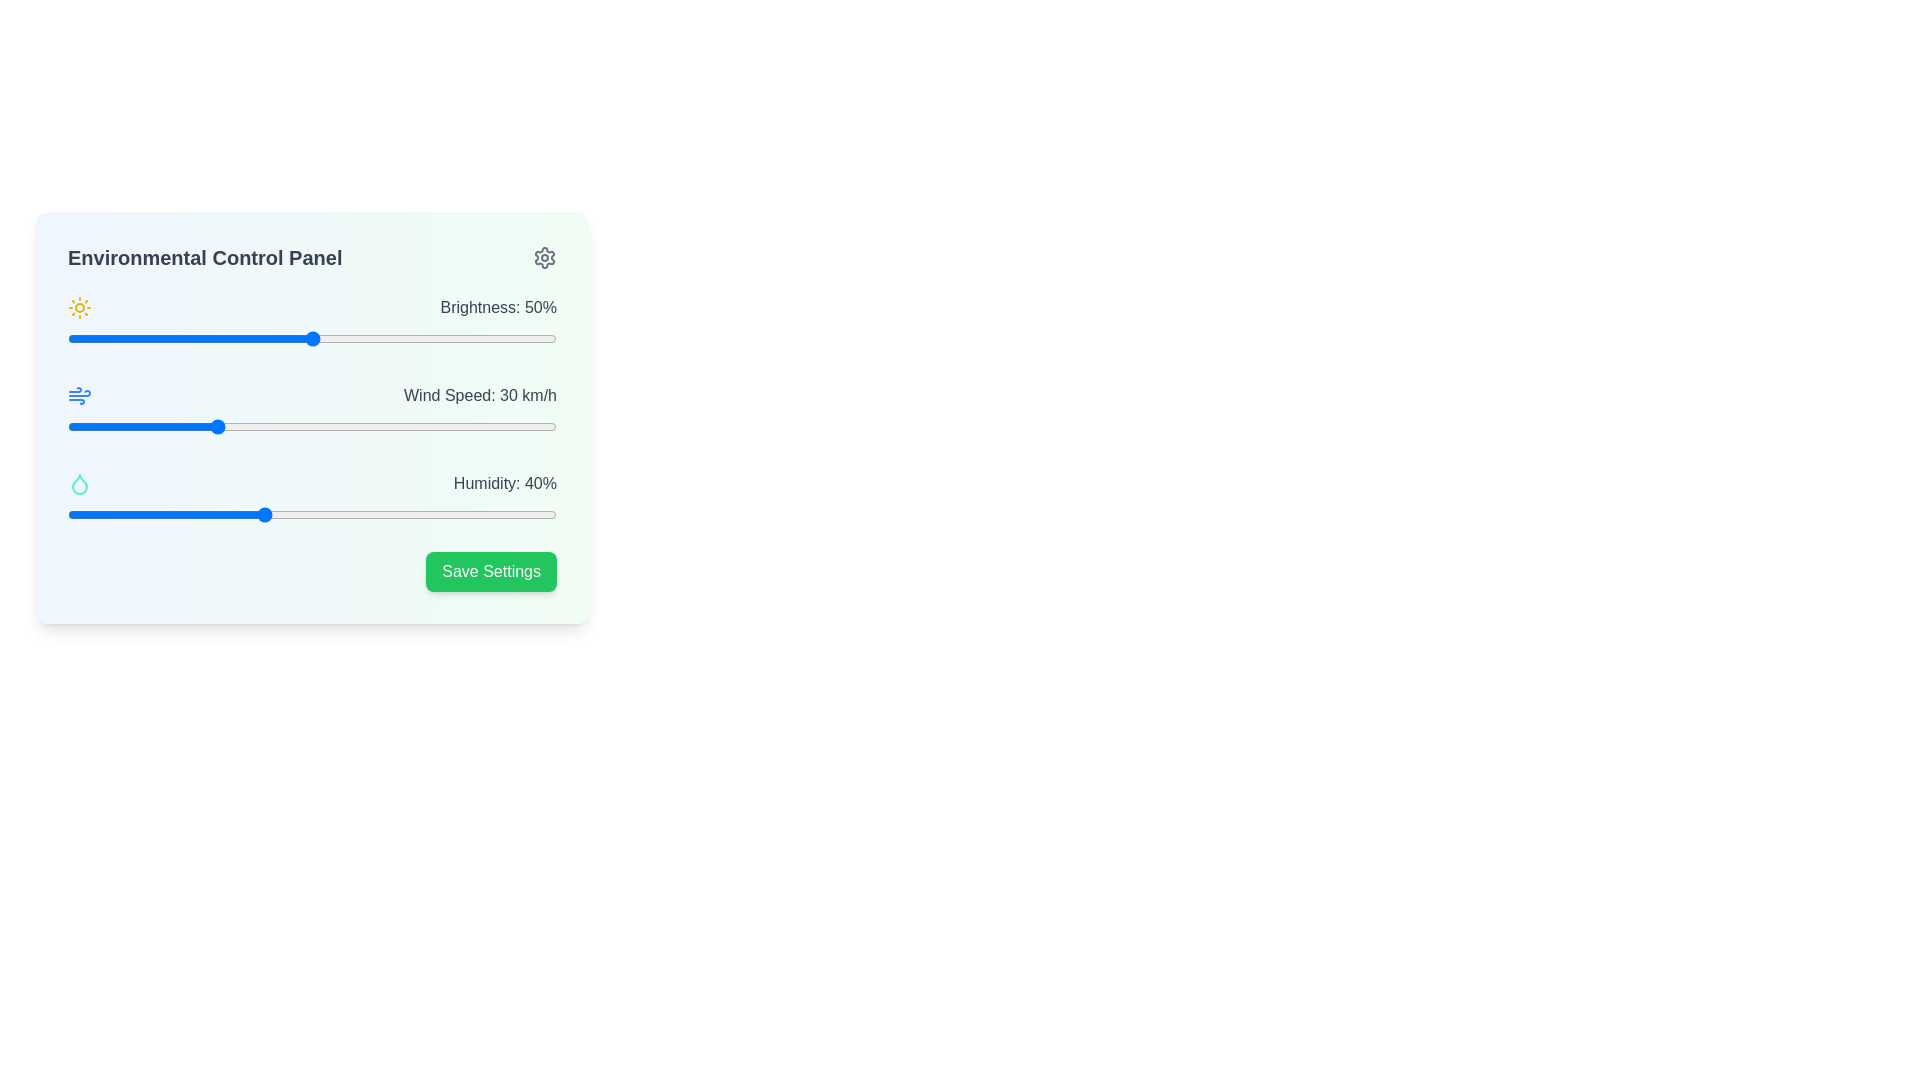  Describe the element at coordinates (80, 483) in the screenshot. I see `the teal droplet icon located to the left of the 'Humidity: 40%' text element` at that location.